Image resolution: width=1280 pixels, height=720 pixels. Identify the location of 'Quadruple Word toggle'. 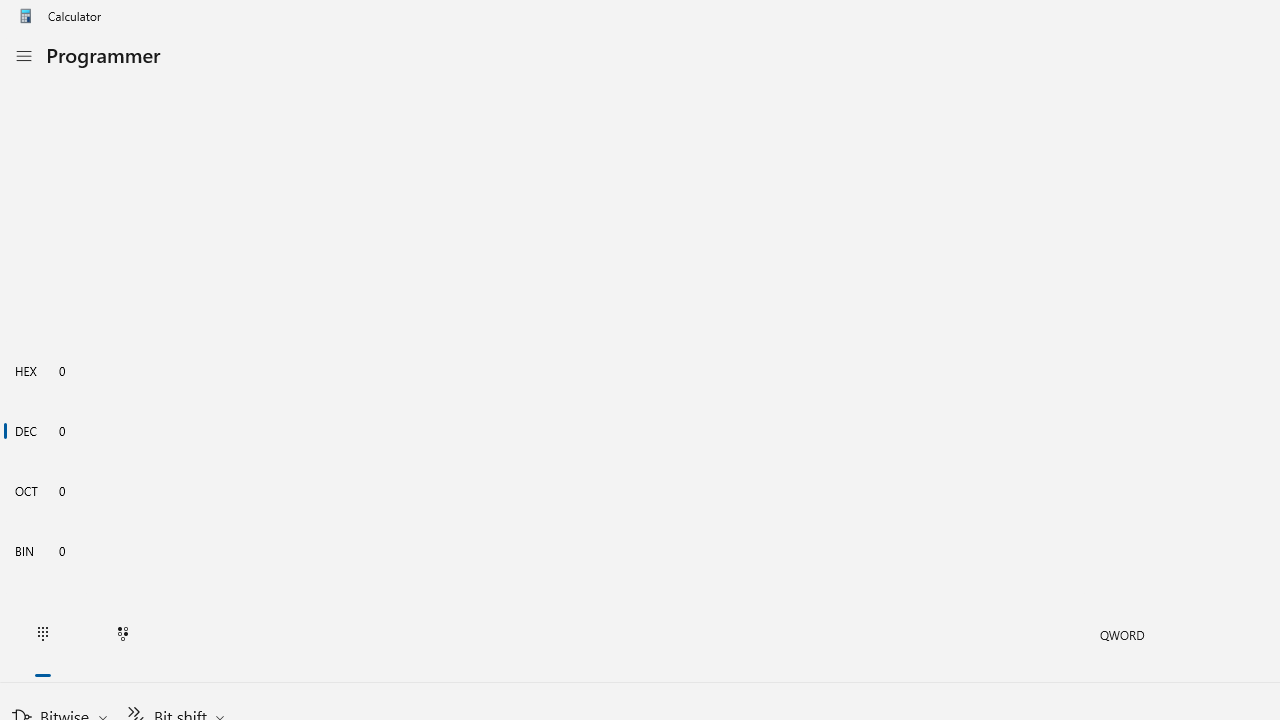
(1121, 635).